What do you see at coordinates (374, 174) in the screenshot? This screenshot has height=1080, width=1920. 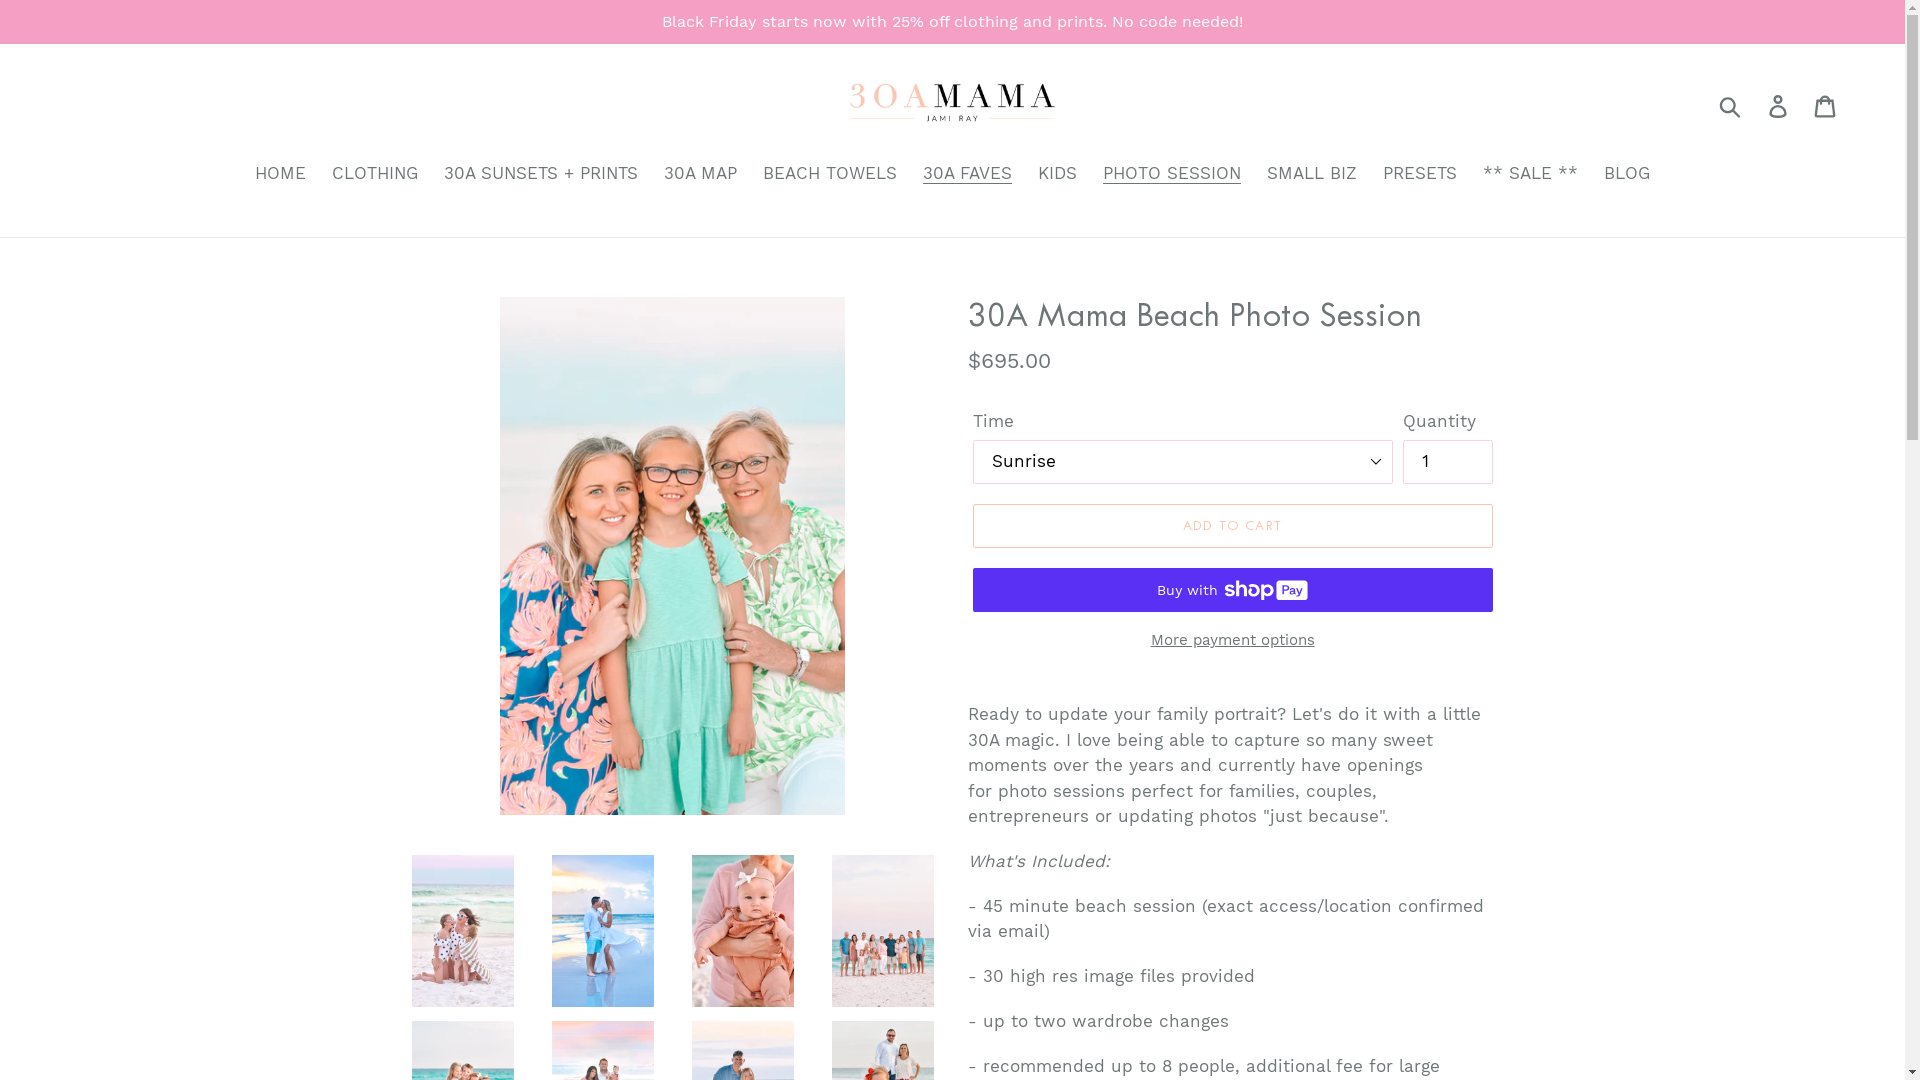 I see `'CLOTHING'` at bounding box center [374, 174].